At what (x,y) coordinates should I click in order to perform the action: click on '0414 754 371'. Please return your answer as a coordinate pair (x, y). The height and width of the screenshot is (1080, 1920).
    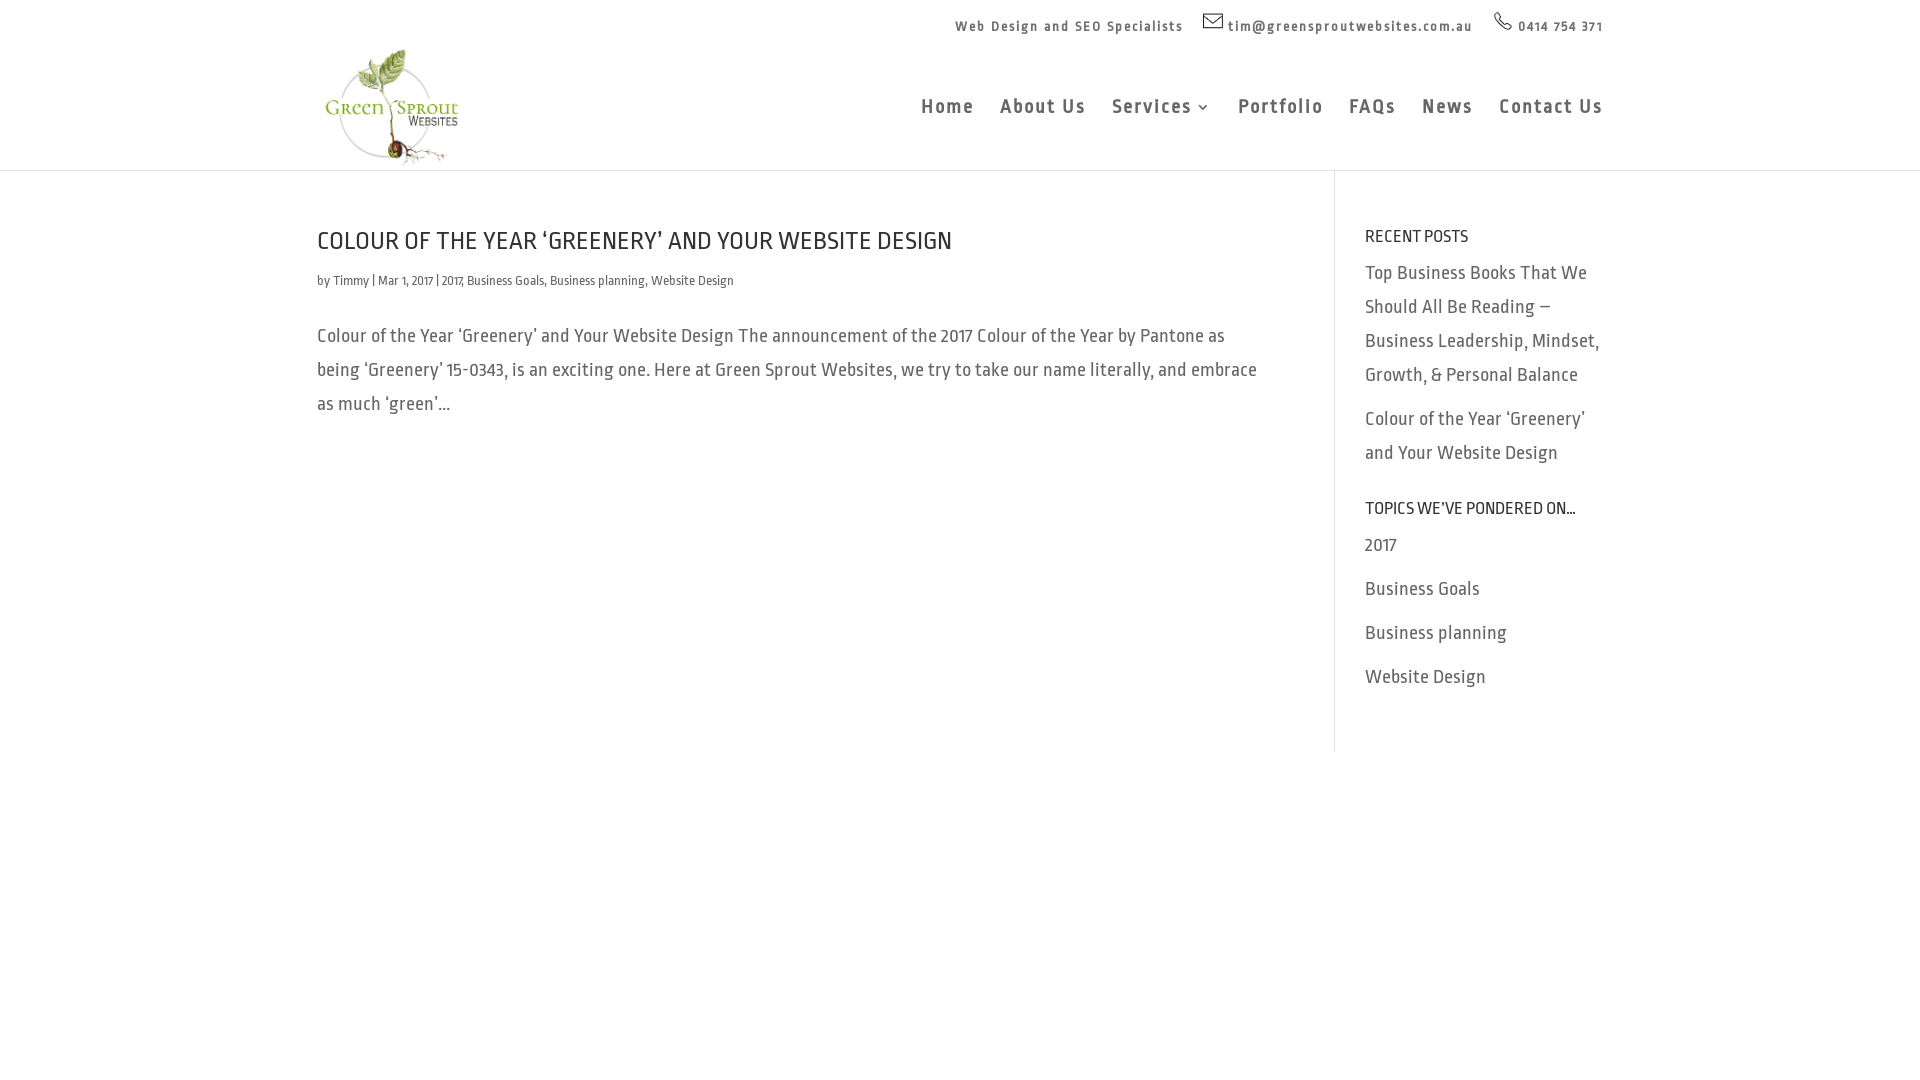
    Looking at the image, I should click on (1546, 27).